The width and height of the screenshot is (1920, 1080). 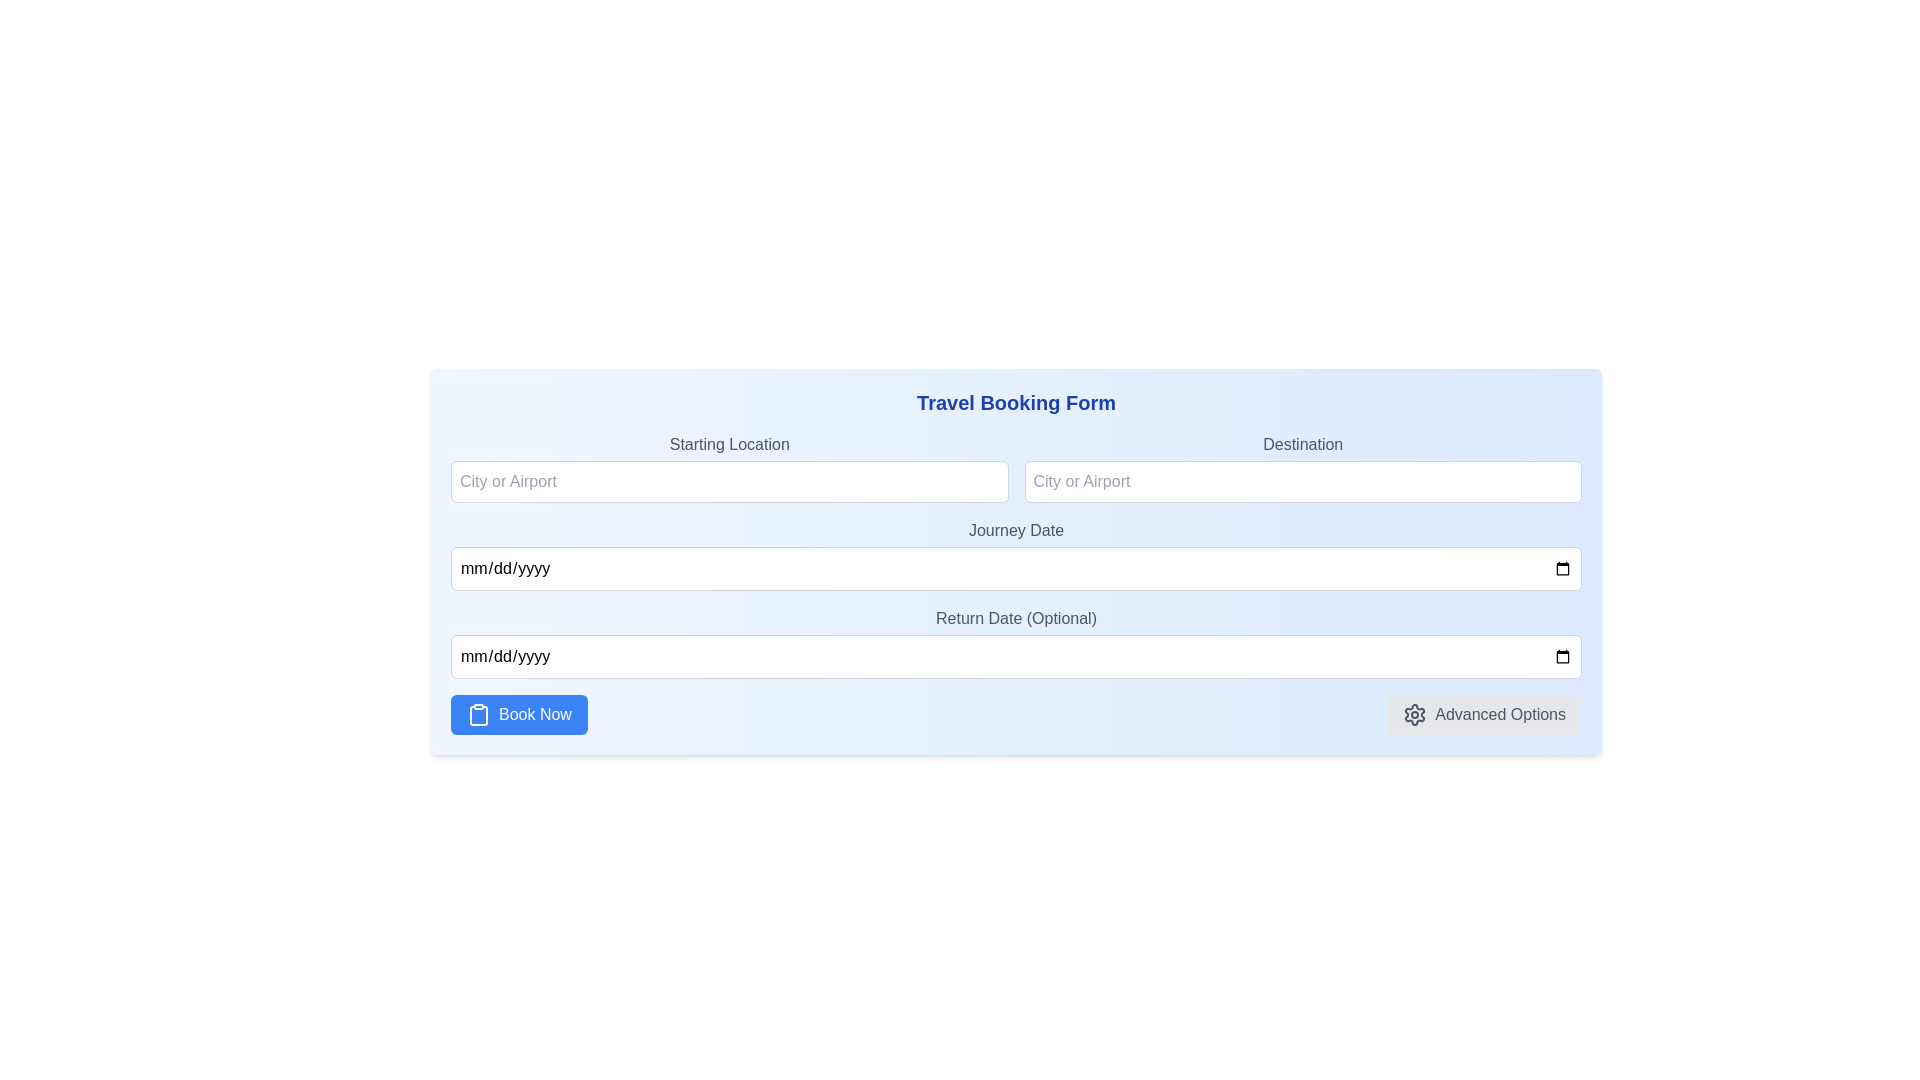 I want to click on the gear icon representing the 'Advanced Options' feature, so click(x=1414, y=713).